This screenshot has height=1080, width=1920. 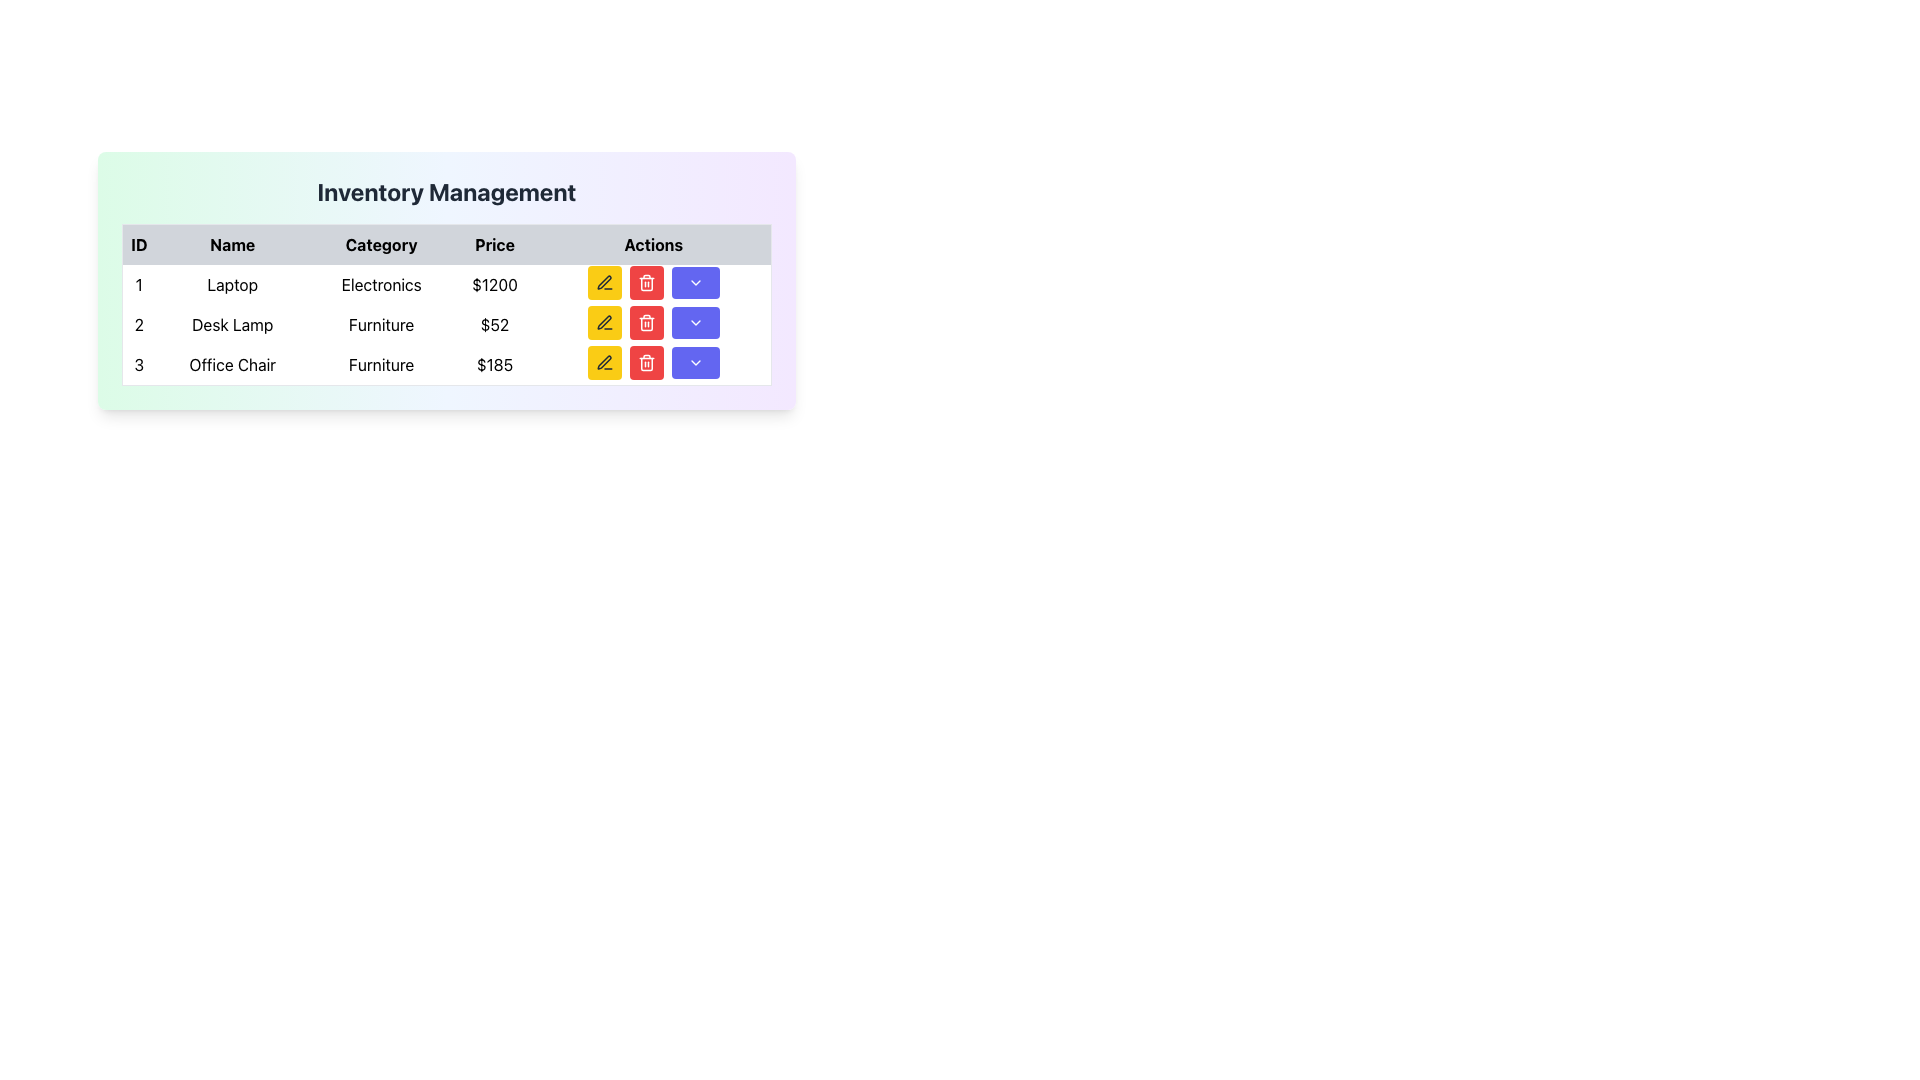 What do you see at coordinates (494, 323) in the screenshot?
I see `price displayed for the 'Desk Lamp' in the second row, fourth column of the pricing table` at bounding box center [494, 323].